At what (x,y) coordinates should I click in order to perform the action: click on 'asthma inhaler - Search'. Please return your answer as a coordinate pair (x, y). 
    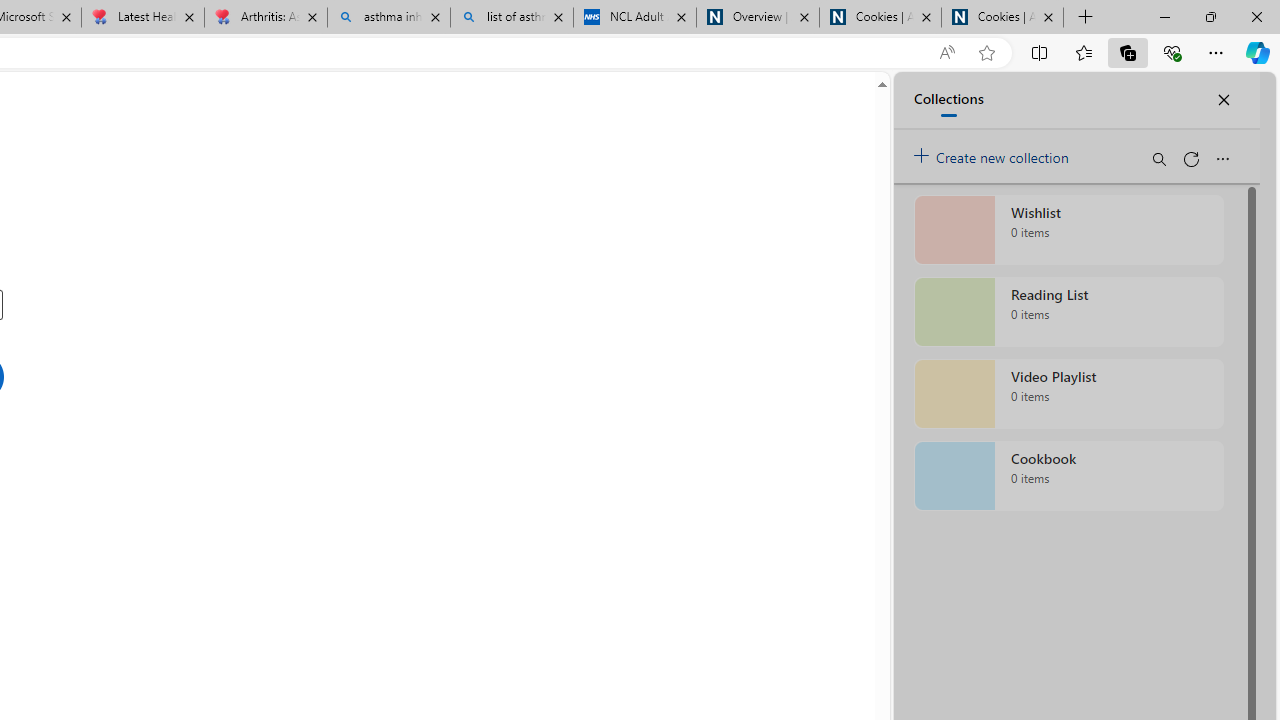
    Looking at the image, I should click on (389, 17).